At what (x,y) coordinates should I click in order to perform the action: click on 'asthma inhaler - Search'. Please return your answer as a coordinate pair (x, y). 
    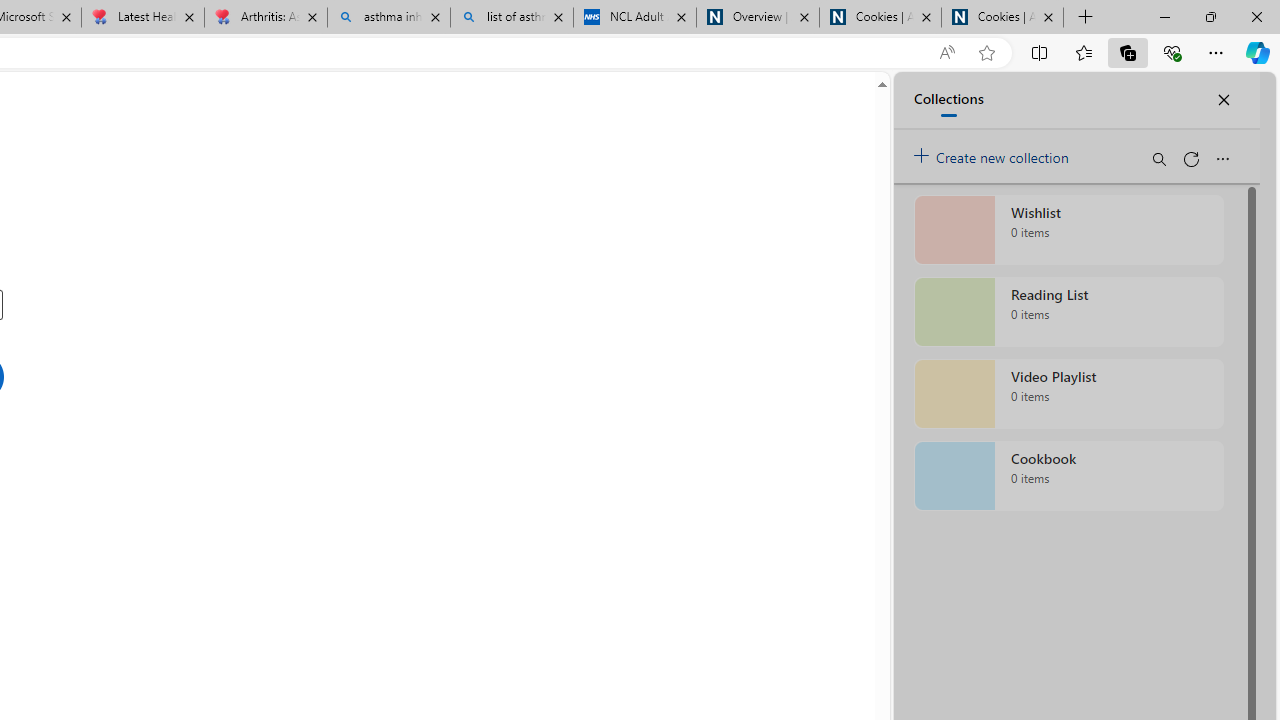
    Looking at the image, I should click on (389, 17).